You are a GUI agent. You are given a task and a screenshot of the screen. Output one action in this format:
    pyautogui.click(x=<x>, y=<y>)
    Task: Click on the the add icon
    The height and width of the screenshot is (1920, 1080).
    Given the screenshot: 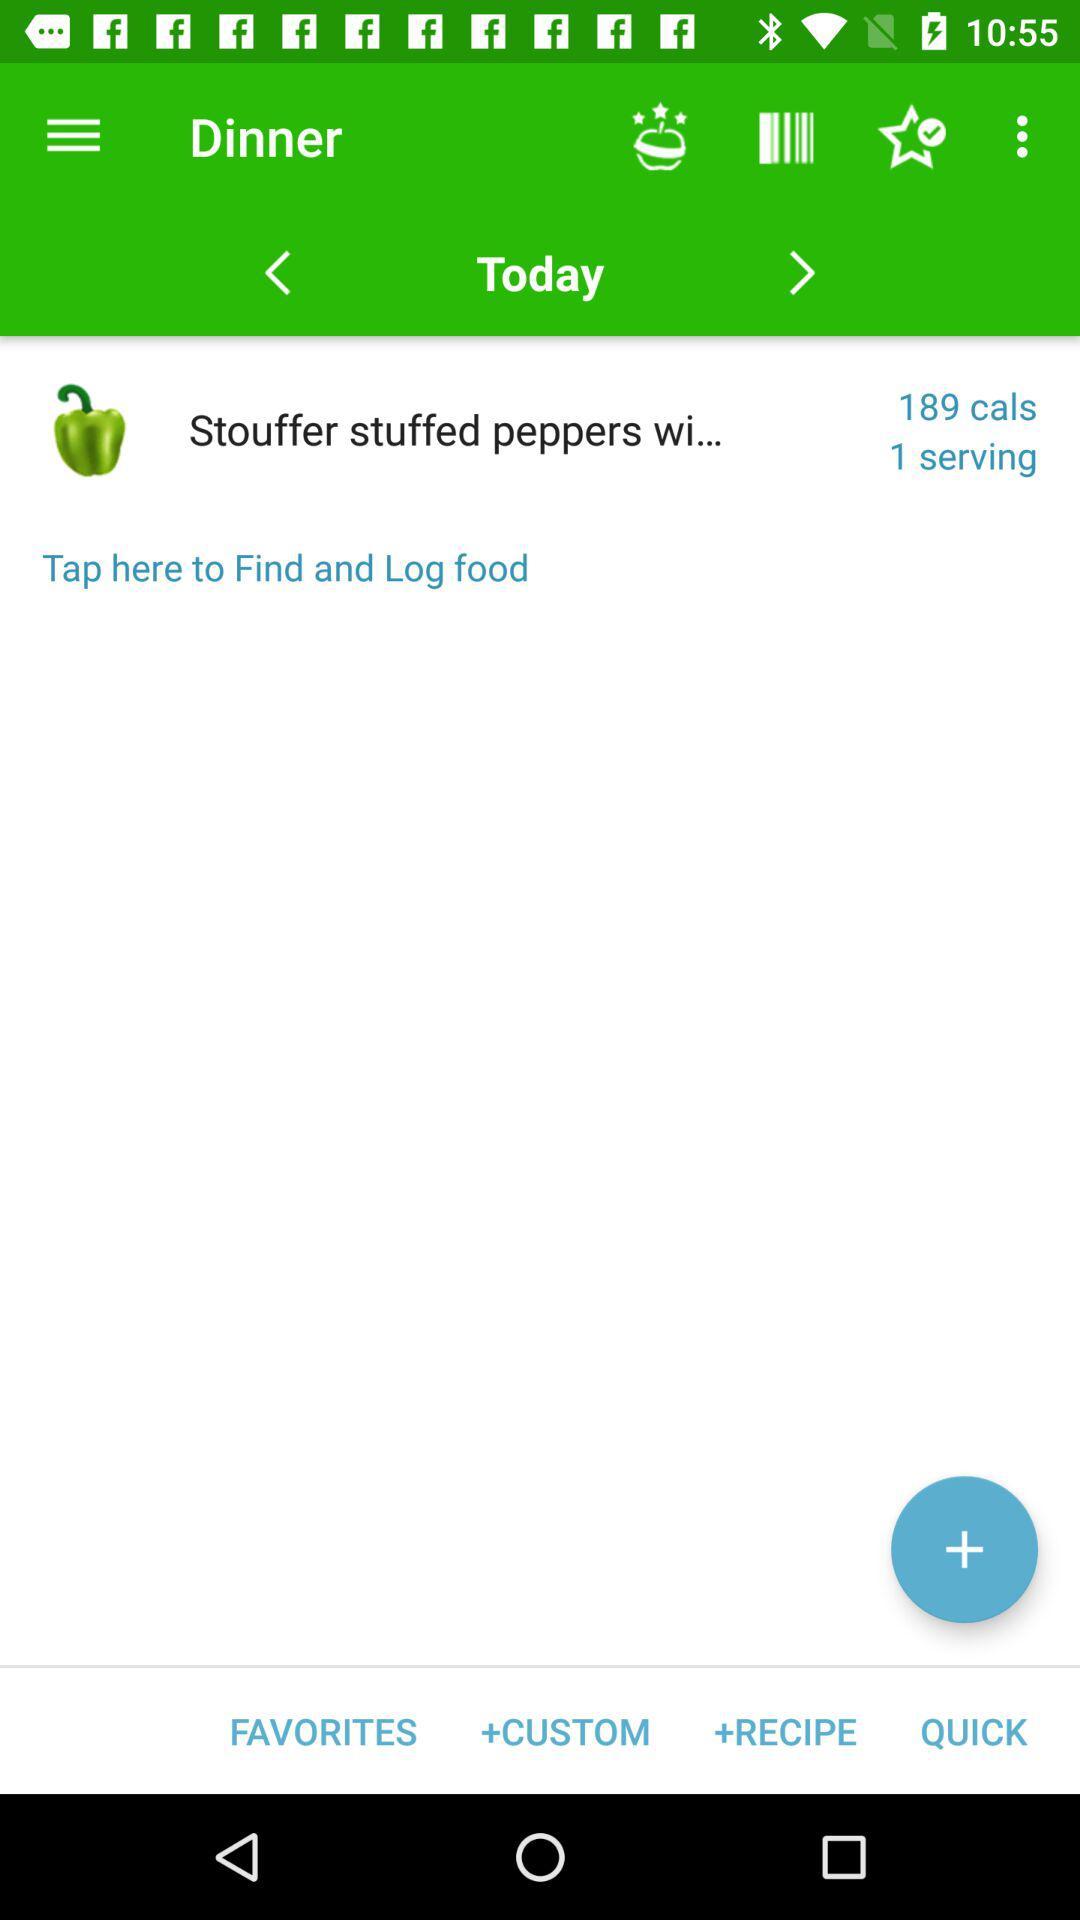 What is the action you would take?
    pyautogui.click(x=963, y=1548)
    